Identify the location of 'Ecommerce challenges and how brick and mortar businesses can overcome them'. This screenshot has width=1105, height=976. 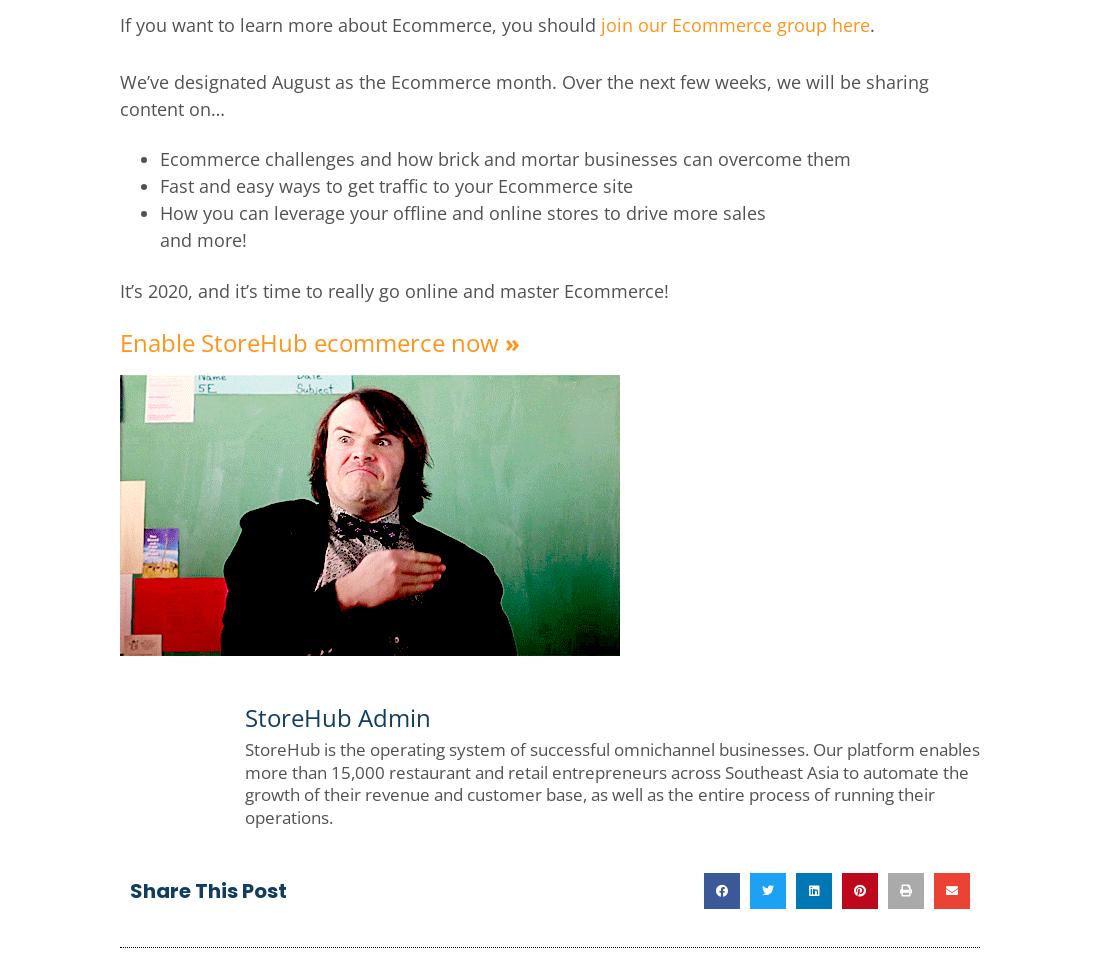
(505, 157).